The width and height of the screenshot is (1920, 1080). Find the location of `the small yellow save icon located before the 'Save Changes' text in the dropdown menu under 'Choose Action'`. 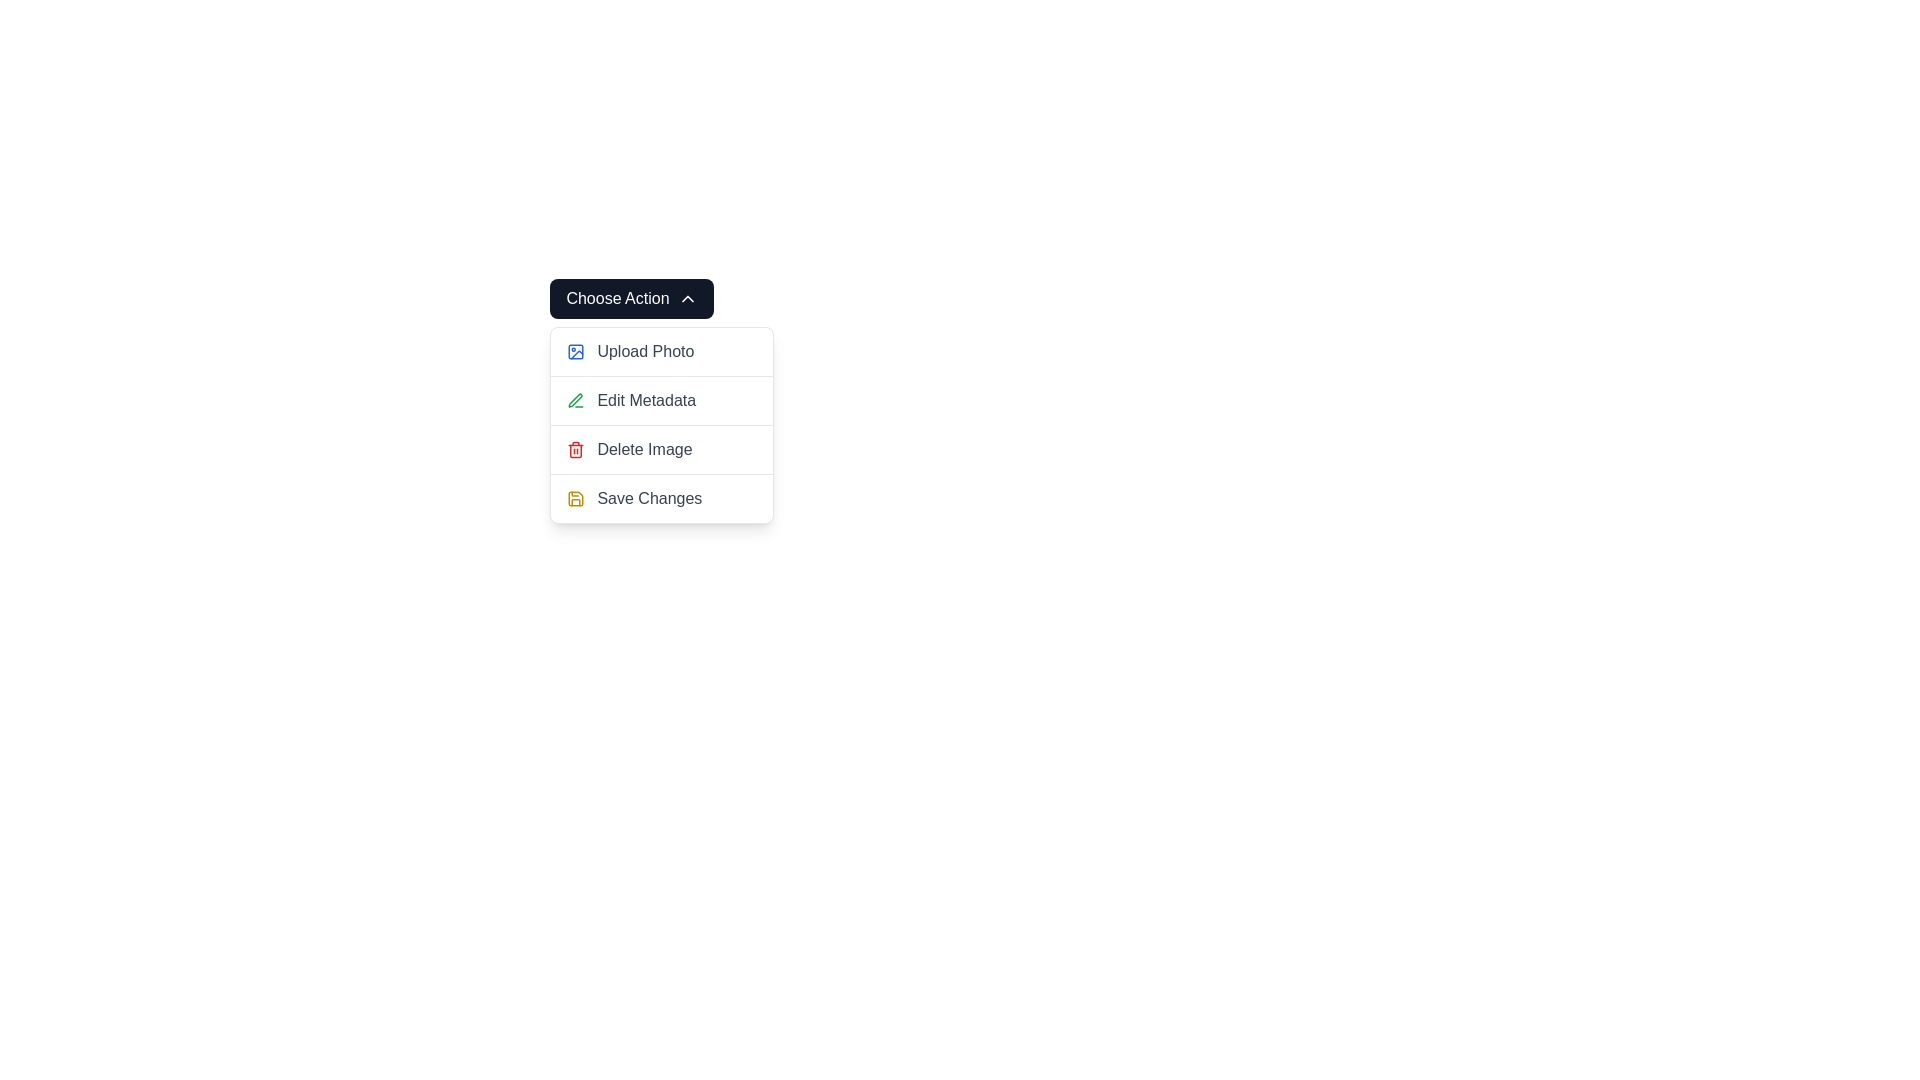

the small yellow save icon located before the 'Save Changes' text in the dropdown menu under 'Choose Action' is located at coordinates (575, 497).